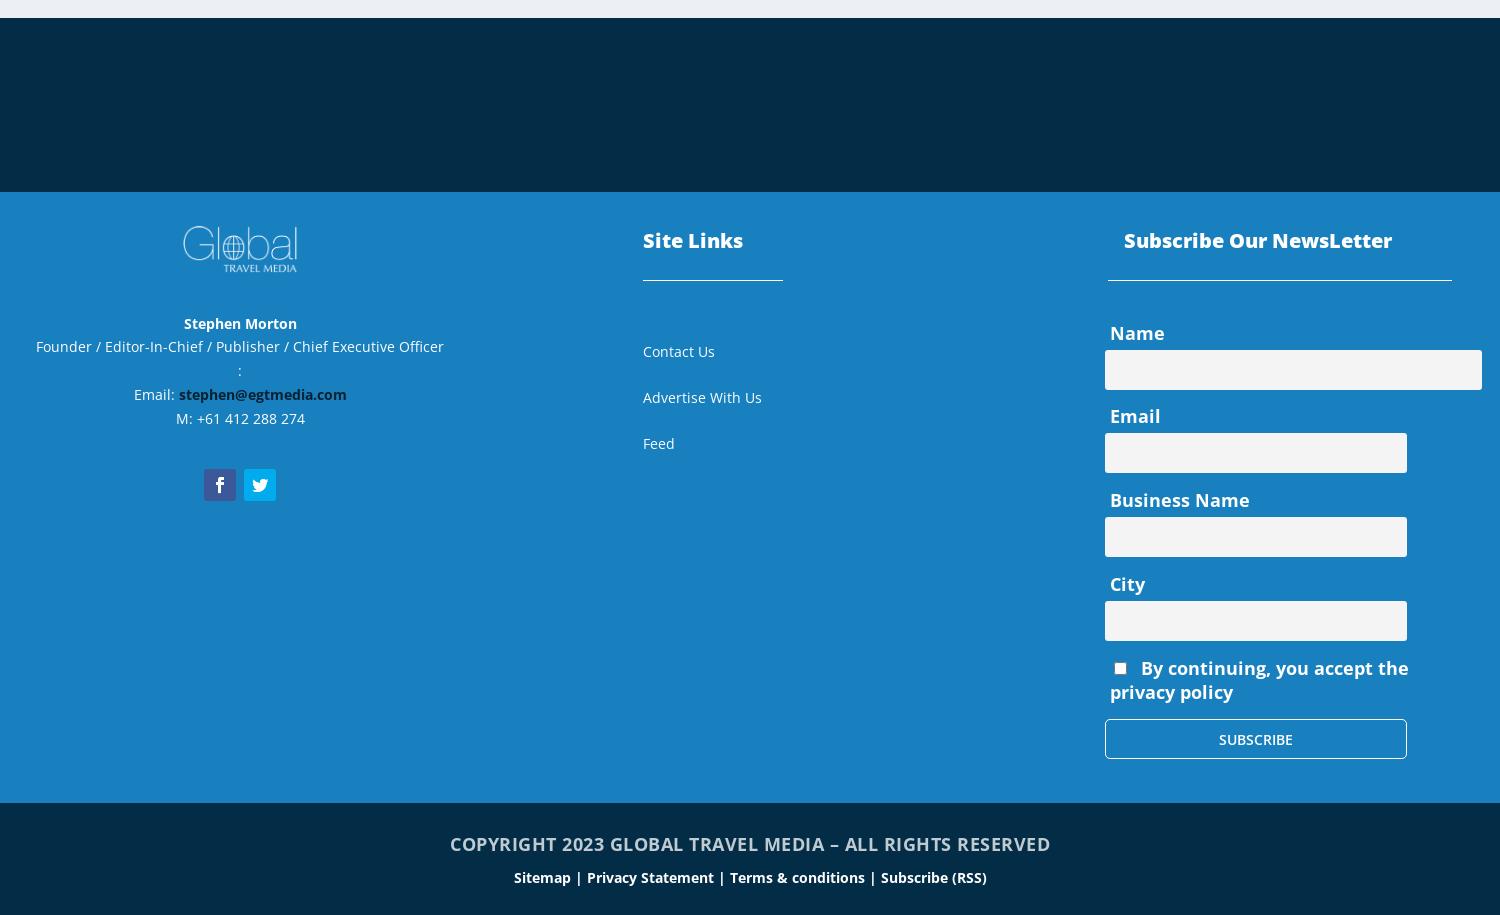 The image size is (1500, 915). What do you see at coordinates (1153, 31) in the screenshot?
I see `'August 2022'` at bounding box center [1153, 31].